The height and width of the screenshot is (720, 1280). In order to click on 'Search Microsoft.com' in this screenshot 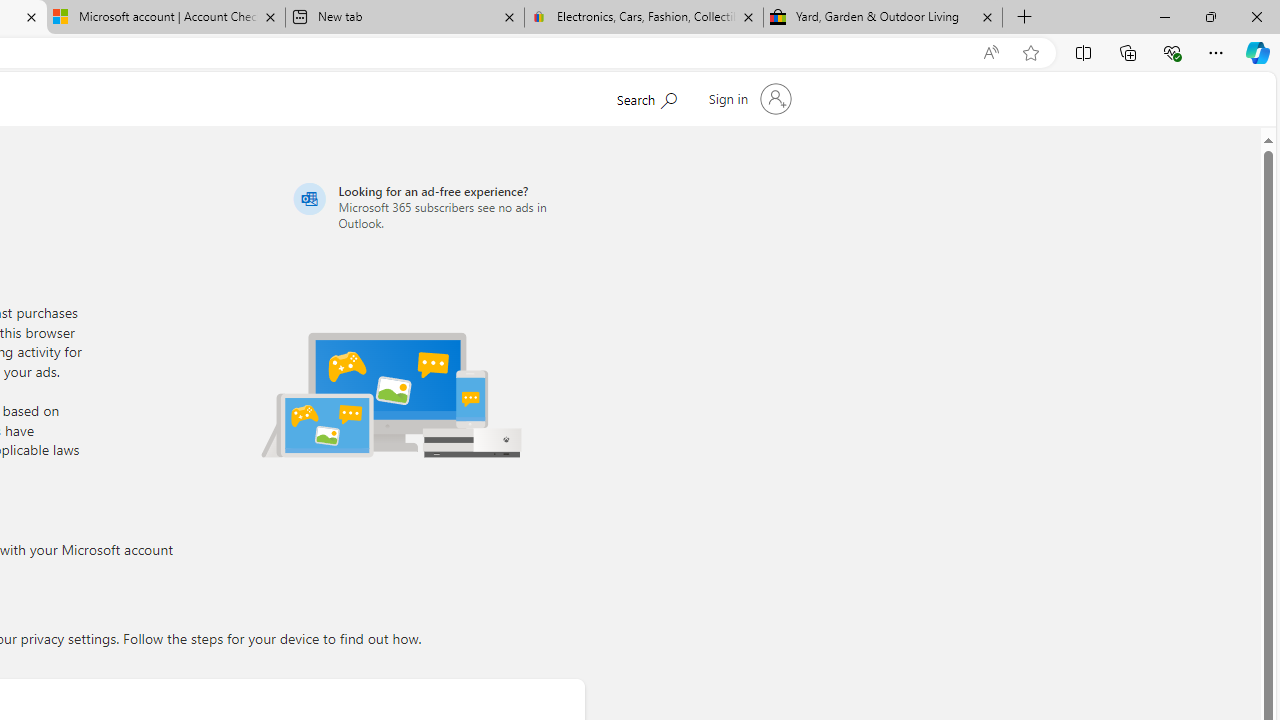, I will do `click(646, 97)`.